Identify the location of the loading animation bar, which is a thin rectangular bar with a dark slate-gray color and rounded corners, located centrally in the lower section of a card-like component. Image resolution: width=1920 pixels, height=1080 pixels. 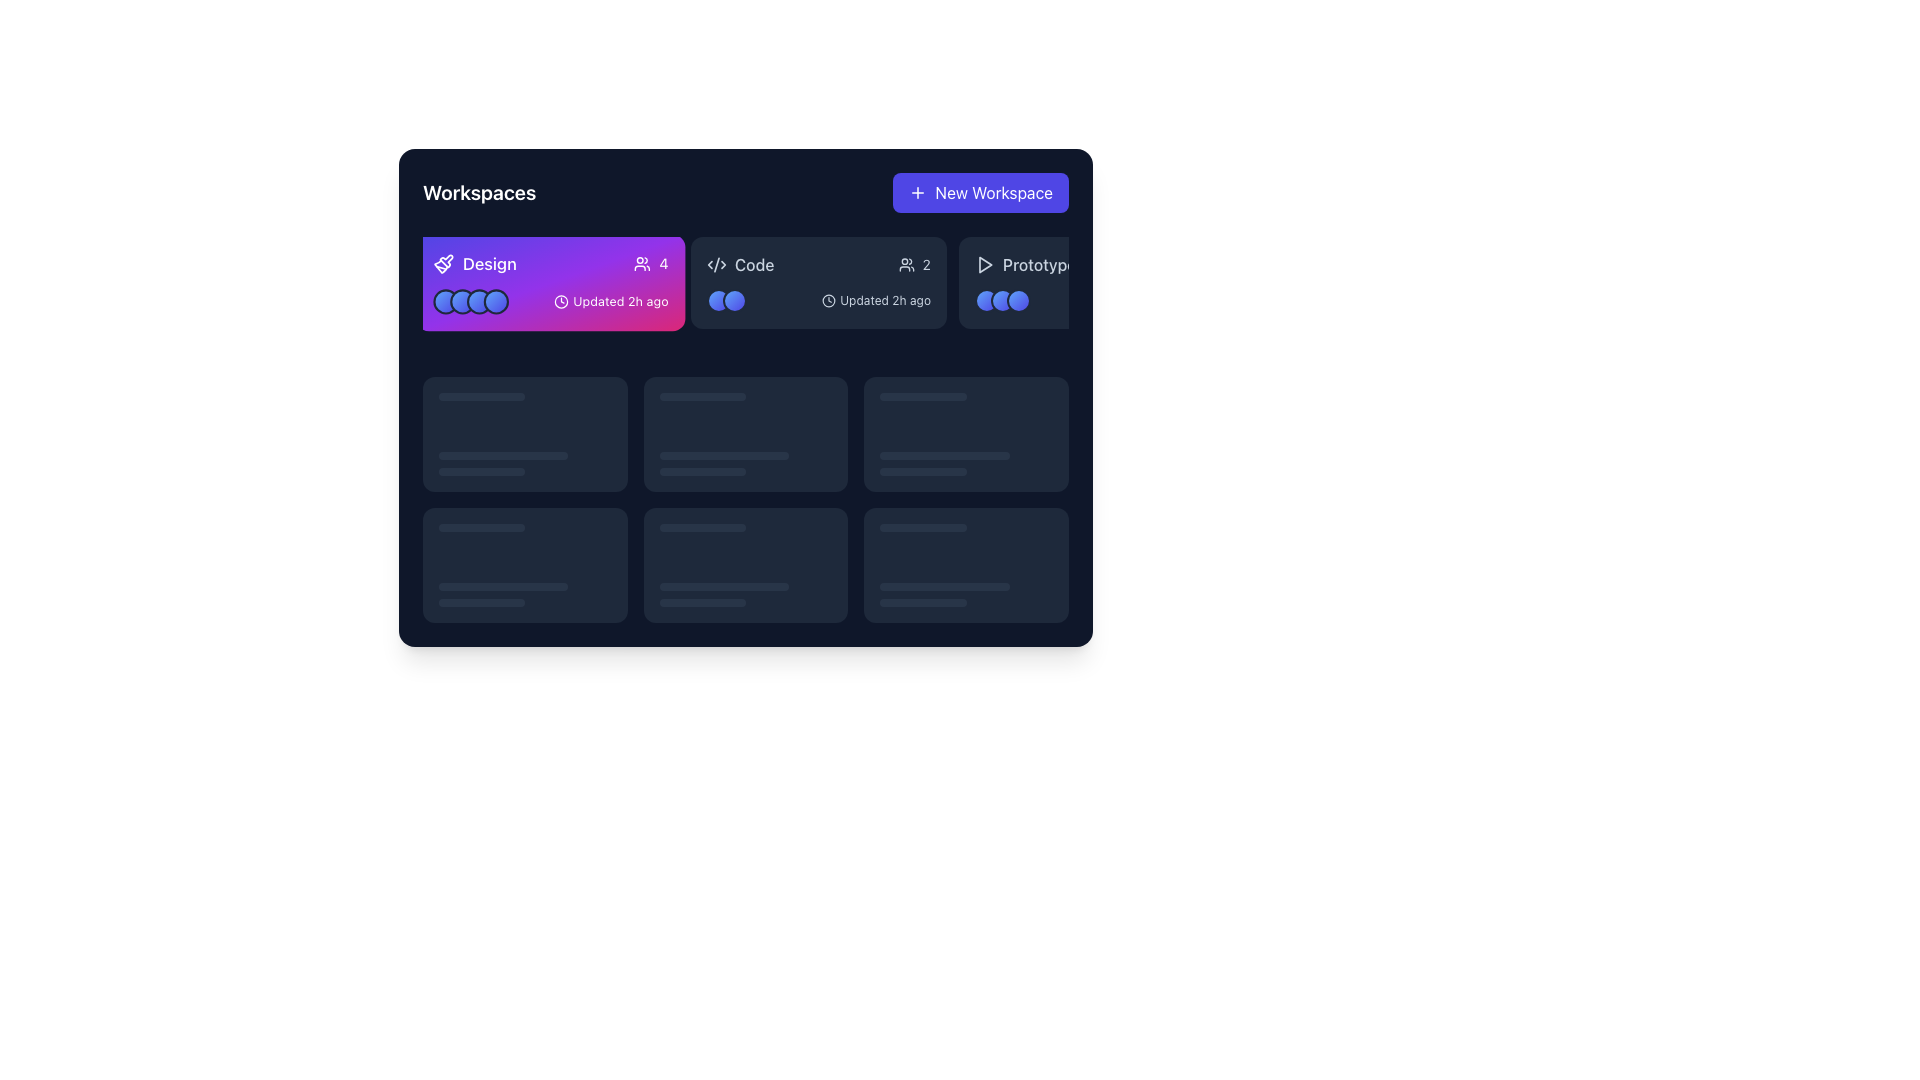
(702, 527).